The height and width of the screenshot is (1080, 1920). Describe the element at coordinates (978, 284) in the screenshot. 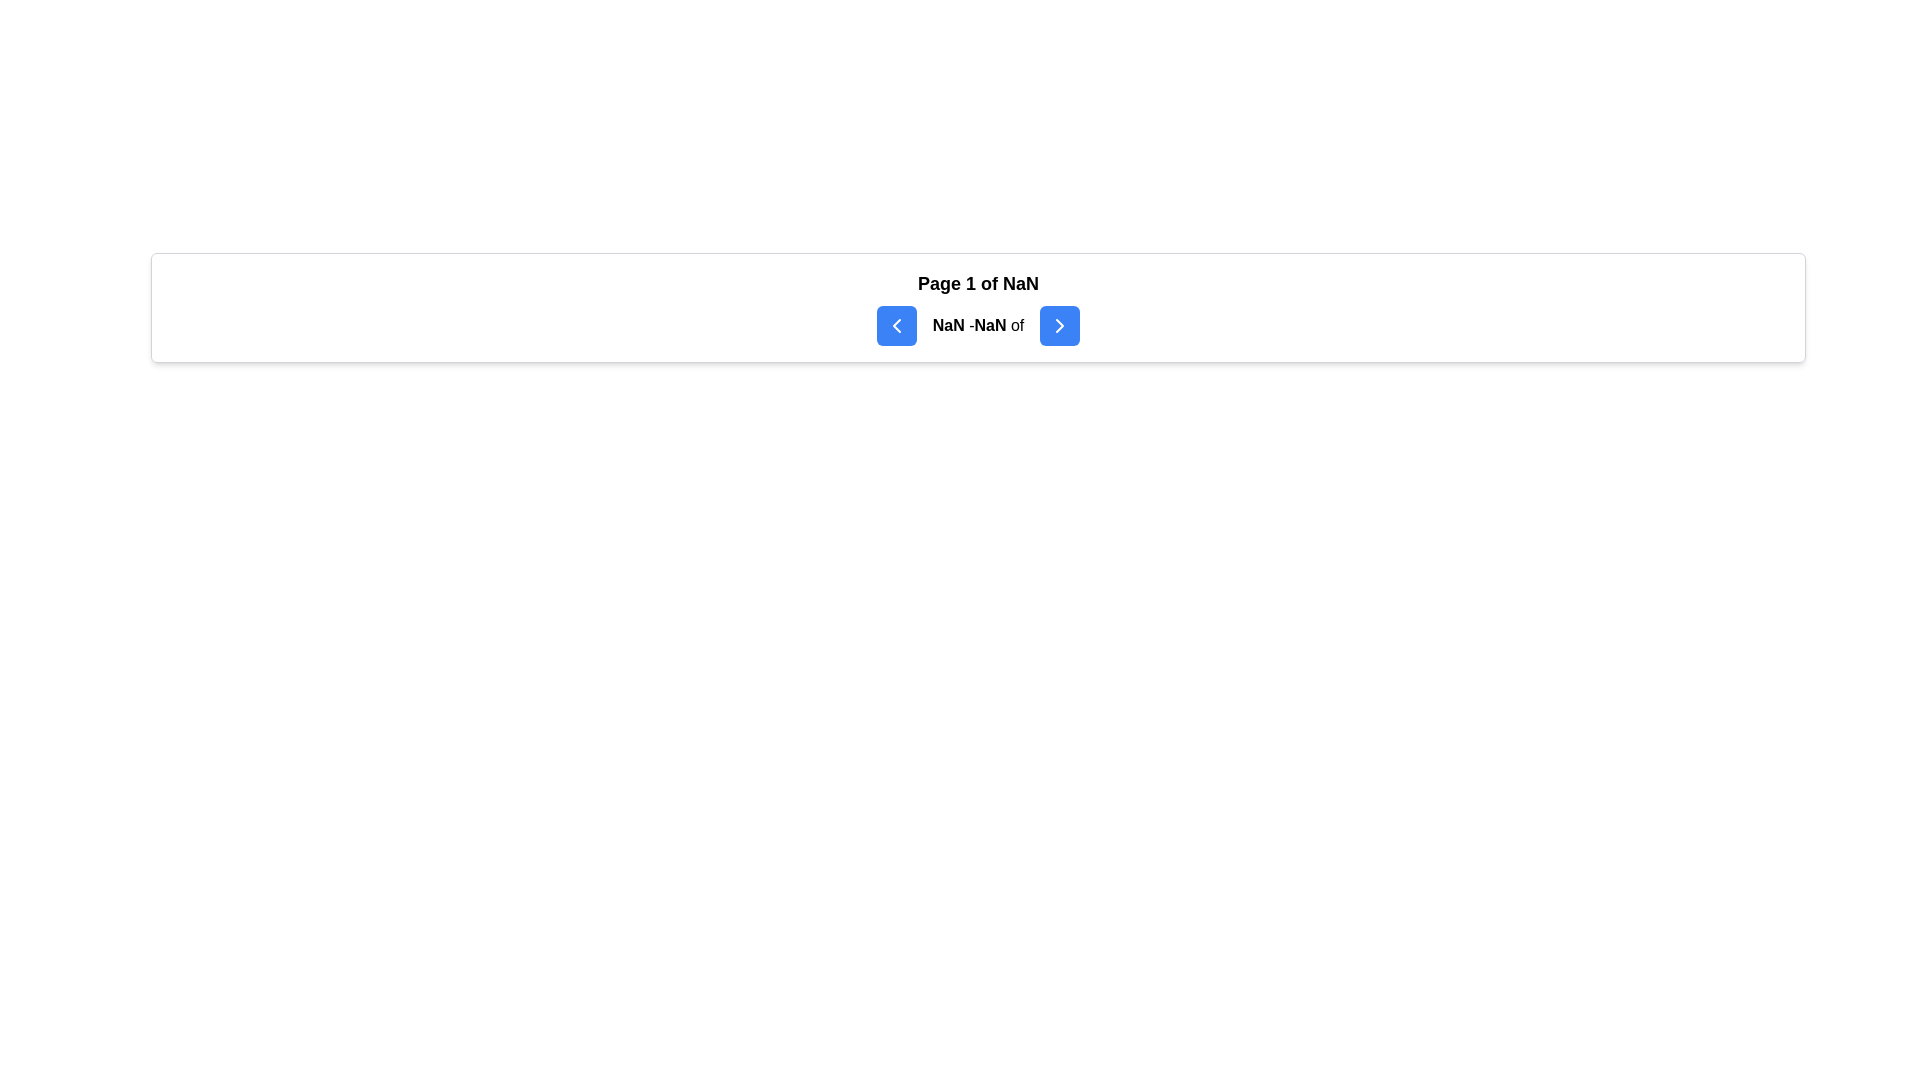

I see `the text label indicating the current page and total number of pages in the pagination context, which currently displays 'NaN'` at that location.